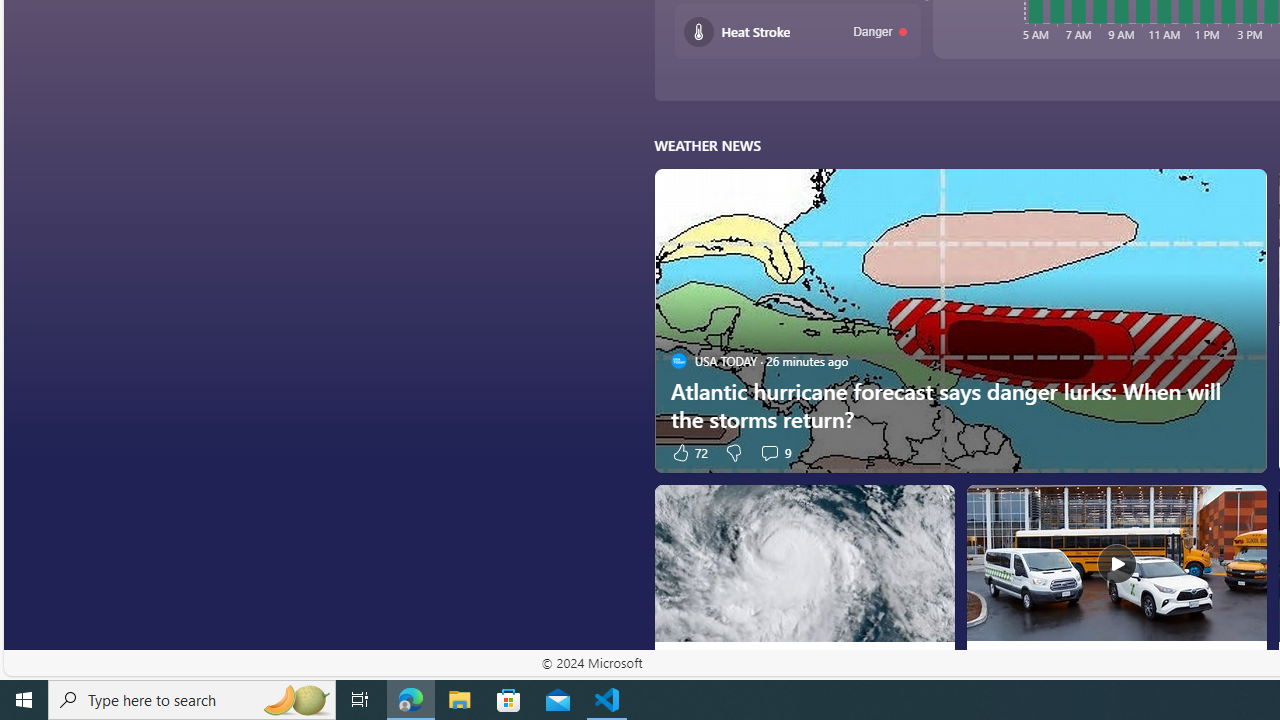  Describe the element at coordinates (797, 31) in the screenshot. I see `'Heat stroke Danger'` at that location.